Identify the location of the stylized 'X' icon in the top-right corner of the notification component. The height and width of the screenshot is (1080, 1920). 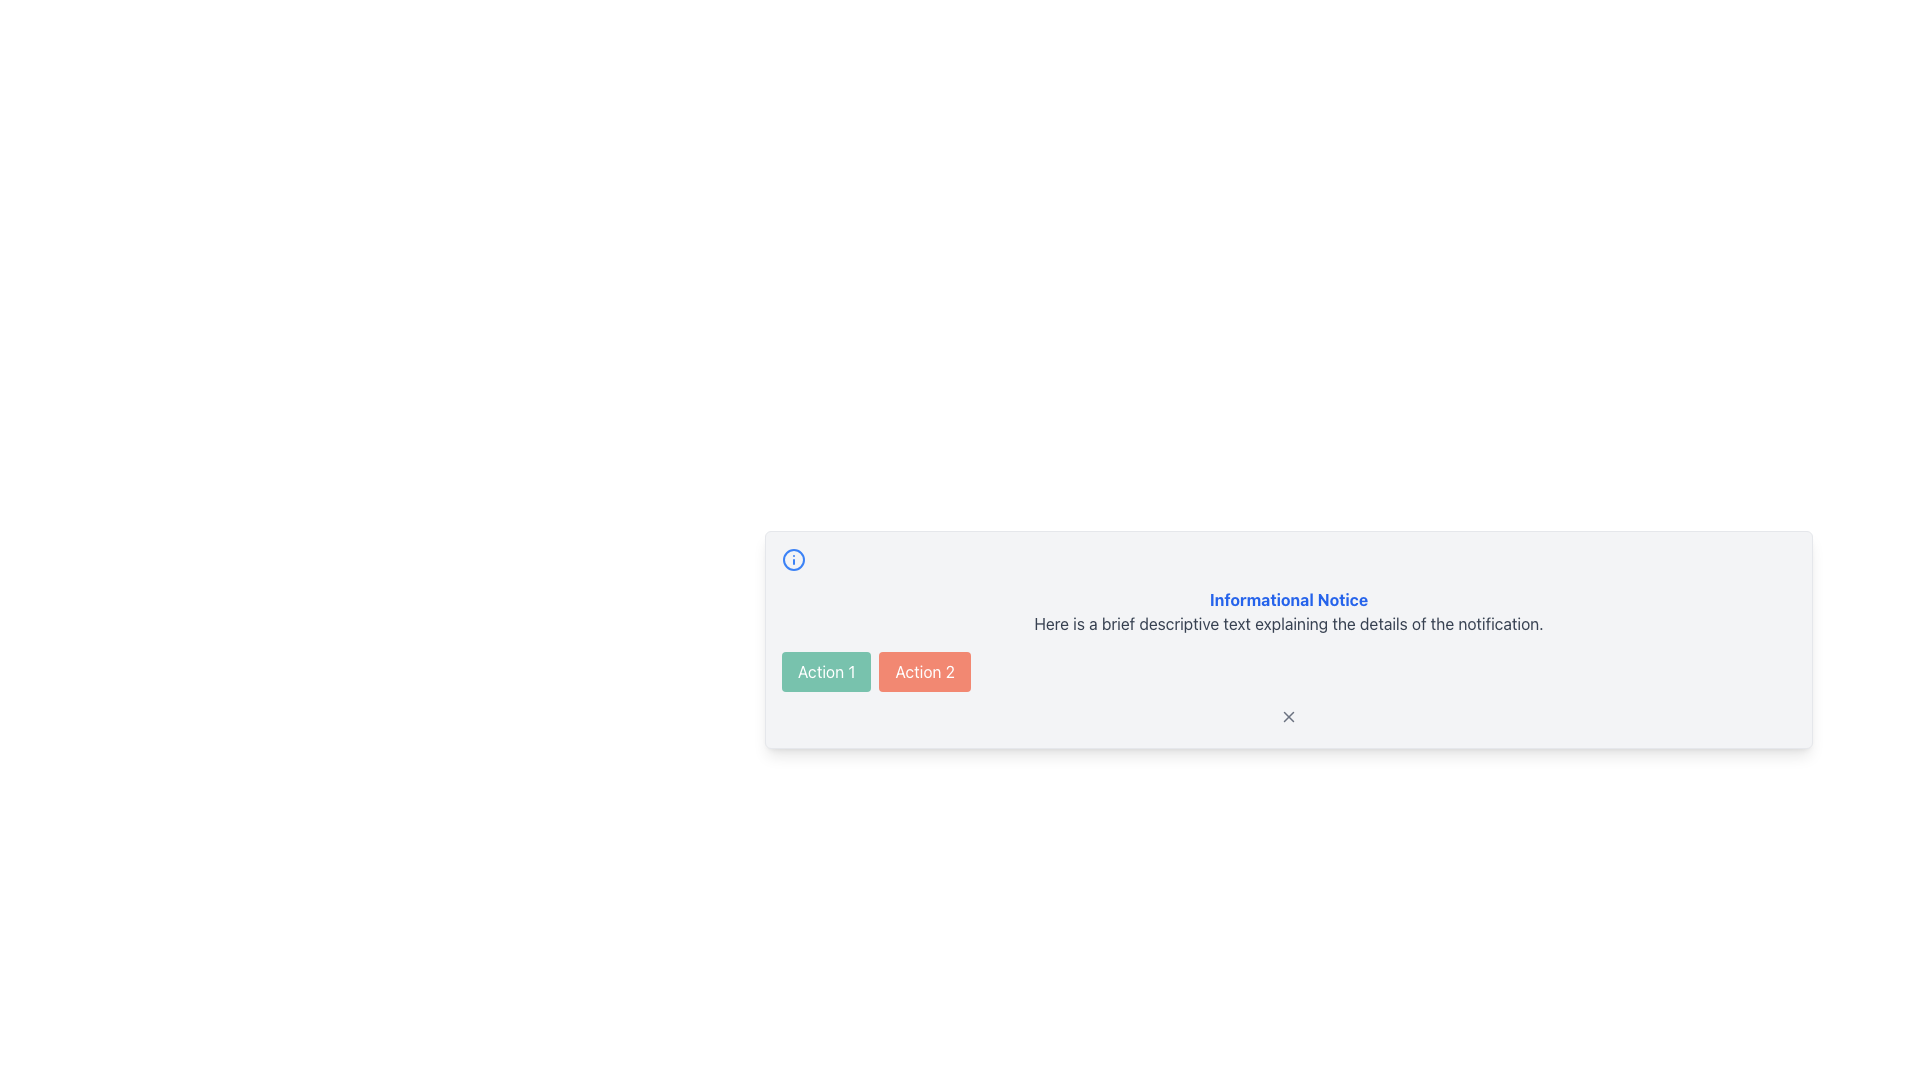
(1289, 716).